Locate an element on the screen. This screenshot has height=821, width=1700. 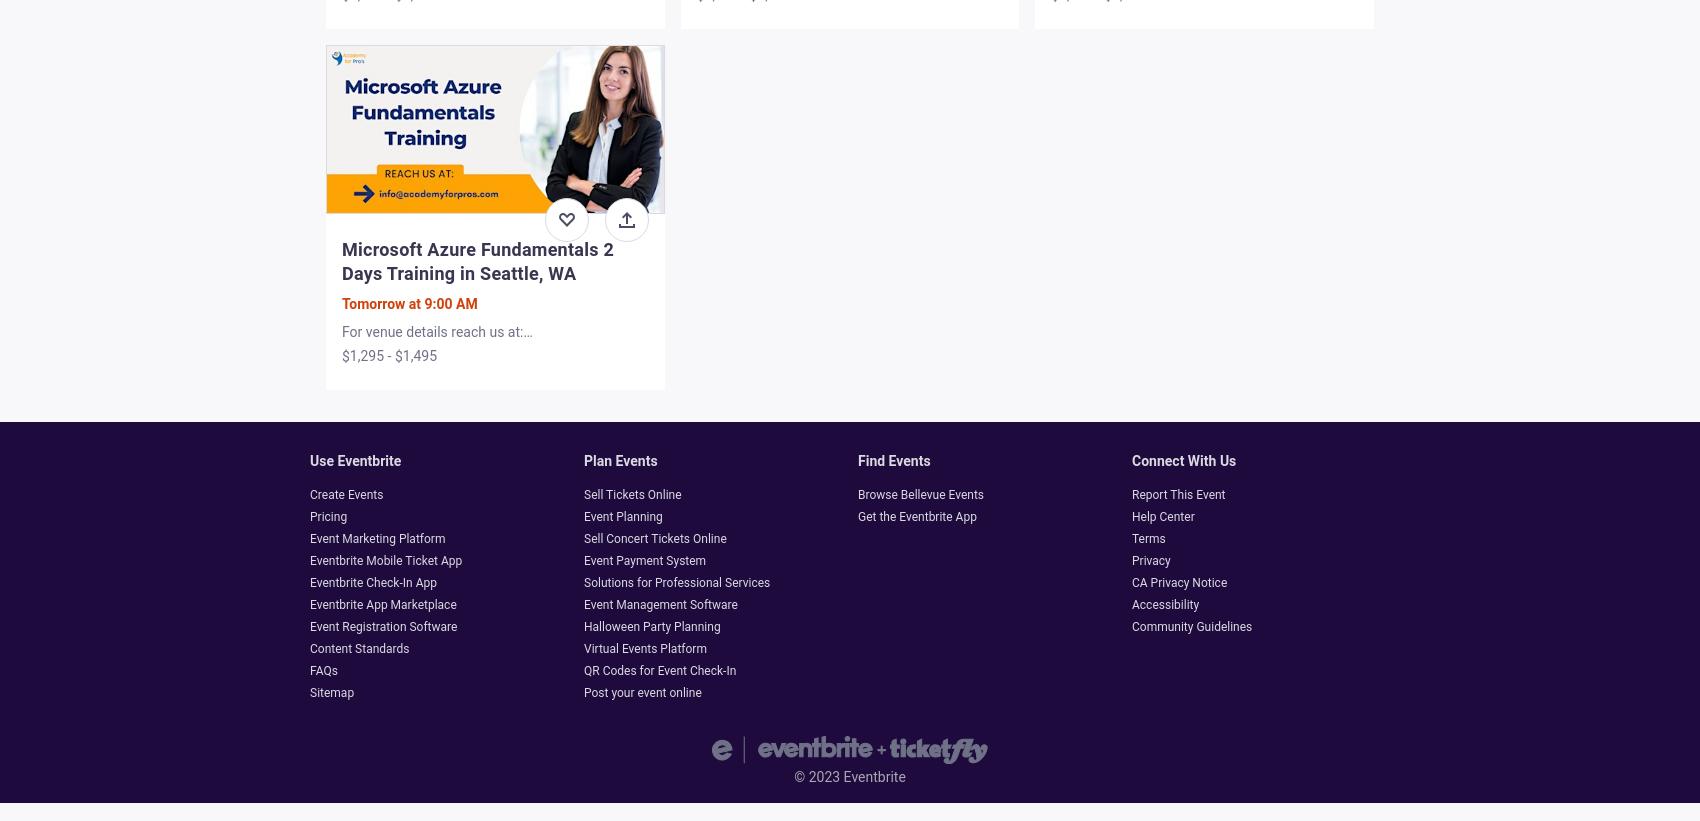
'2023' is located at coordinates (807, 776).